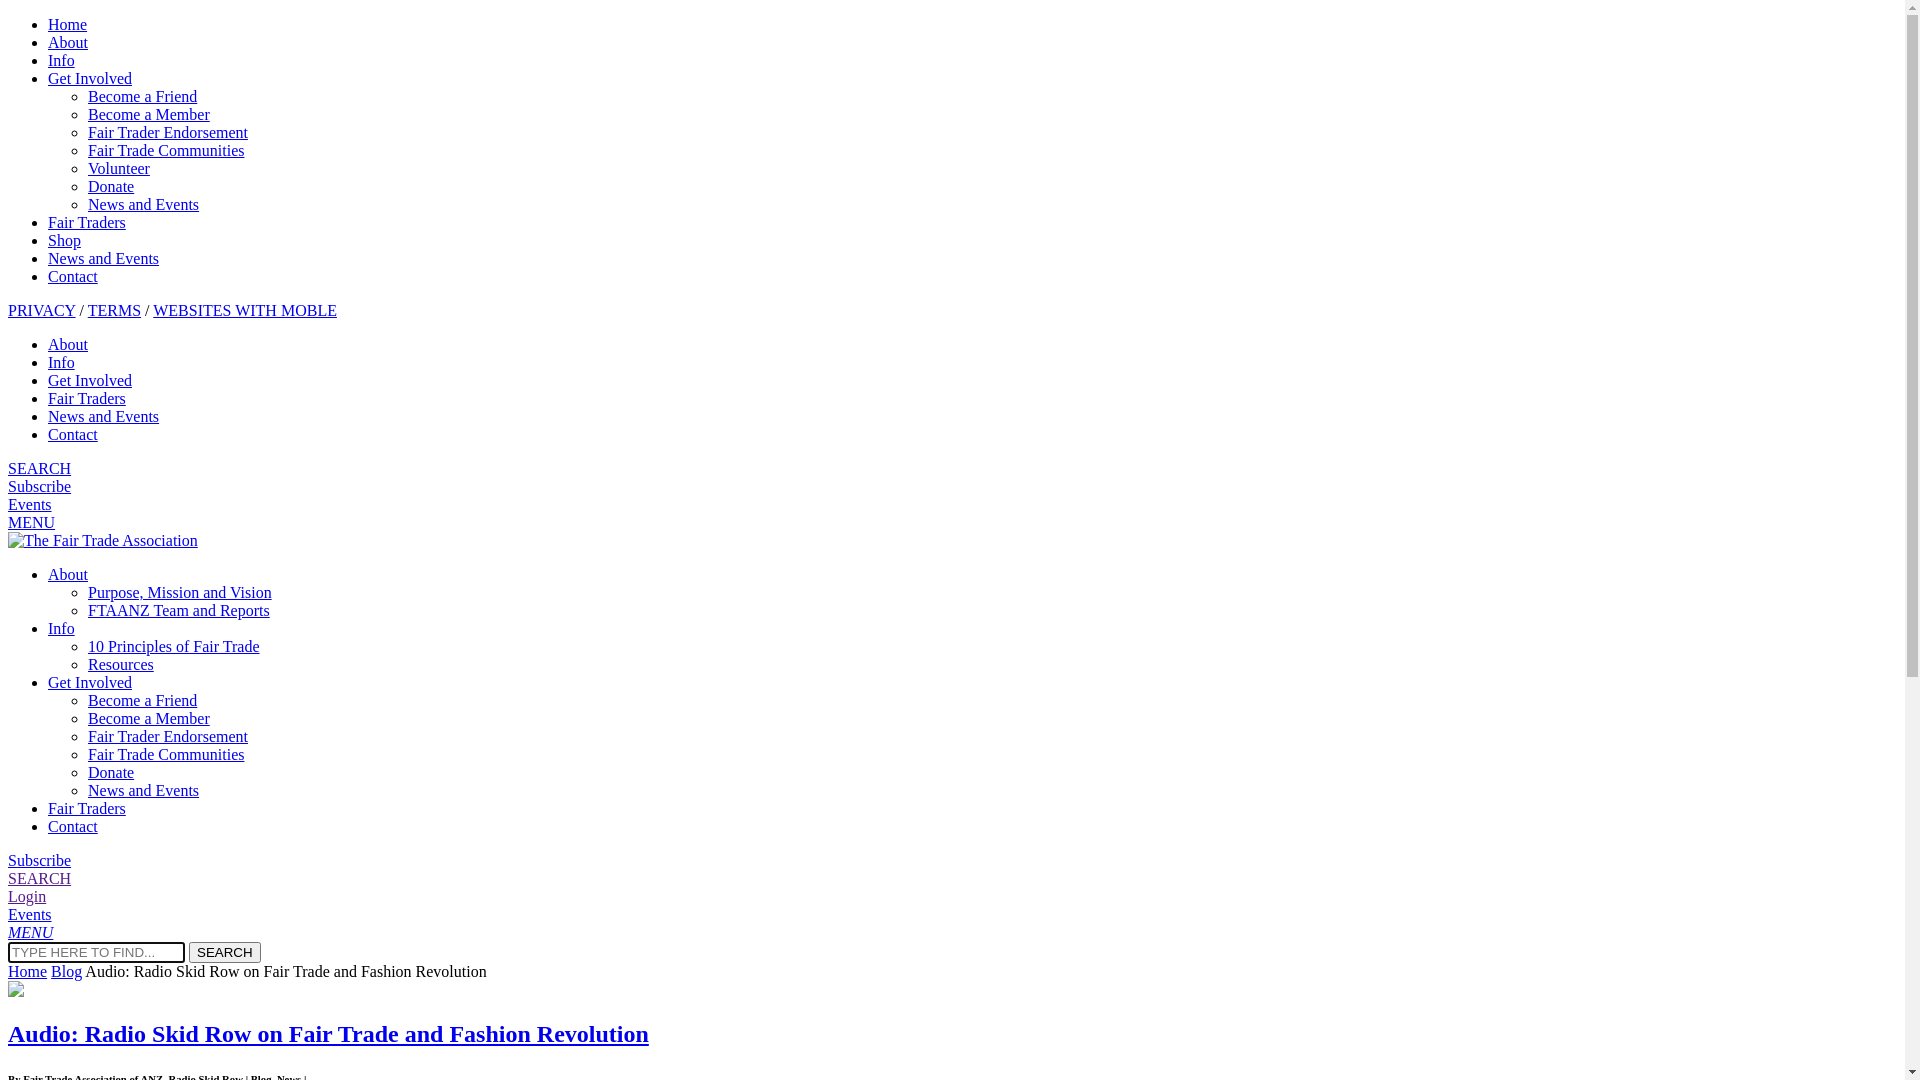  What do you see at coordinates (142, 789) in the screenshot?
I see `'News and Events'` at bounding box center [142, 789].